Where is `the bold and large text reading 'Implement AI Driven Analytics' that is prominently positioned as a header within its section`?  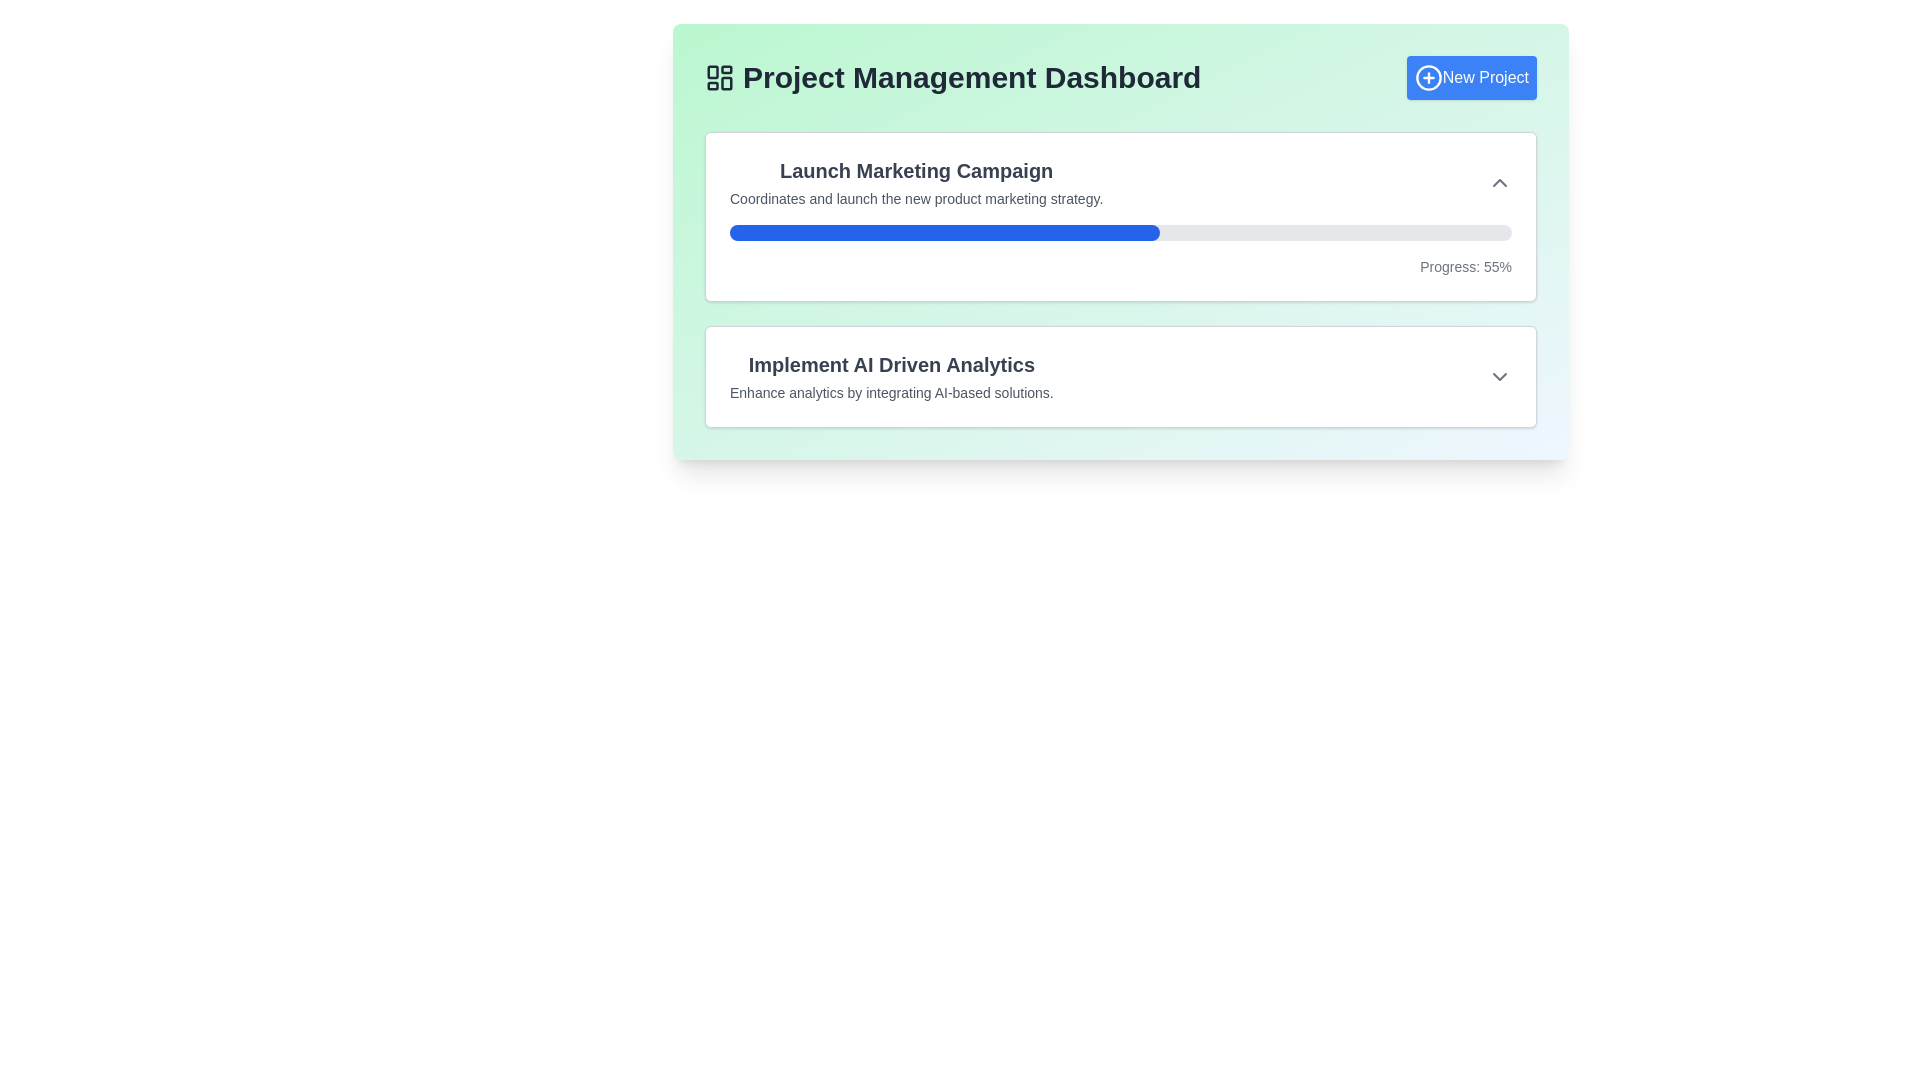
the bold and large text reading 'Implement AI Driven Analytics' that is prominently positioned as a header within its section is located at coordinates (890, 365).